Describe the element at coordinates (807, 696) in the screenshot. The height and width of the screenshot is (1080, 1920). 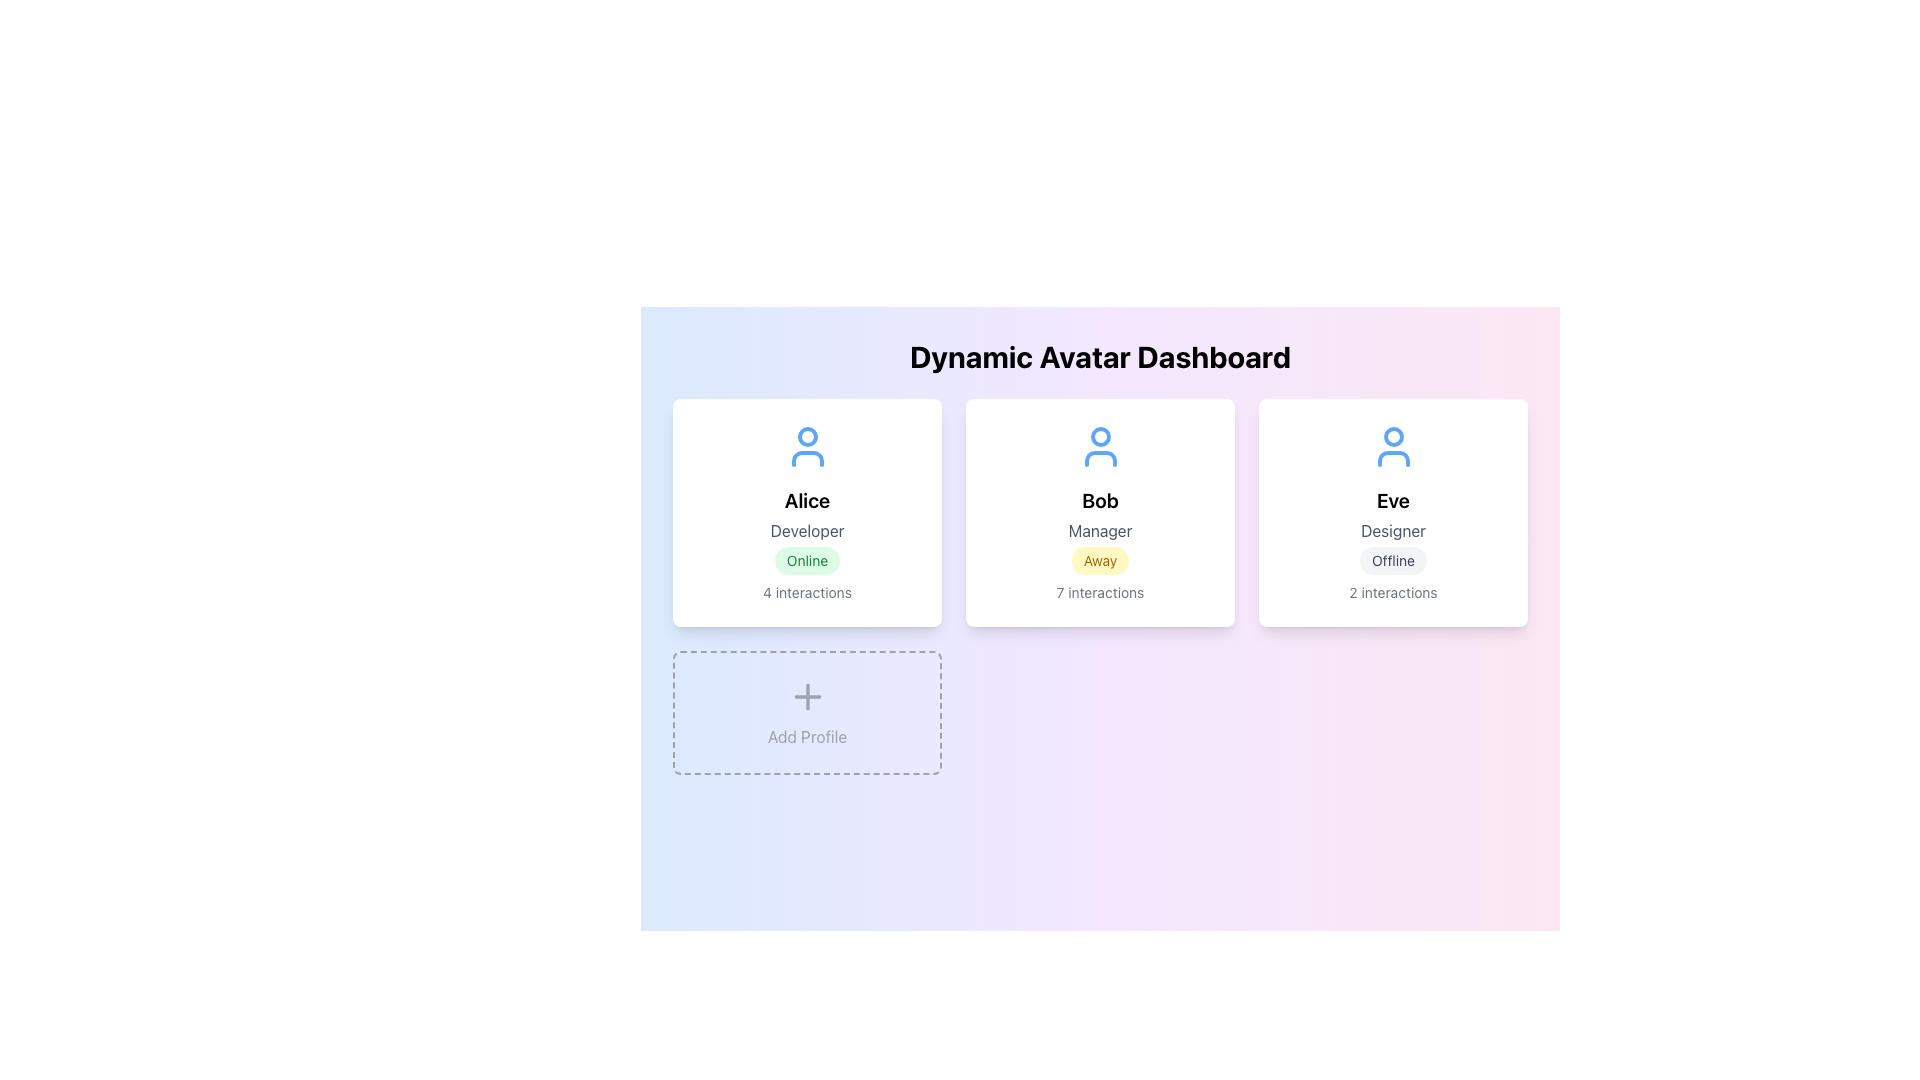
I see `the plus sign icon located in the dashed-bordered 'Add Profile' box to initiate adding a new profile` at that location.